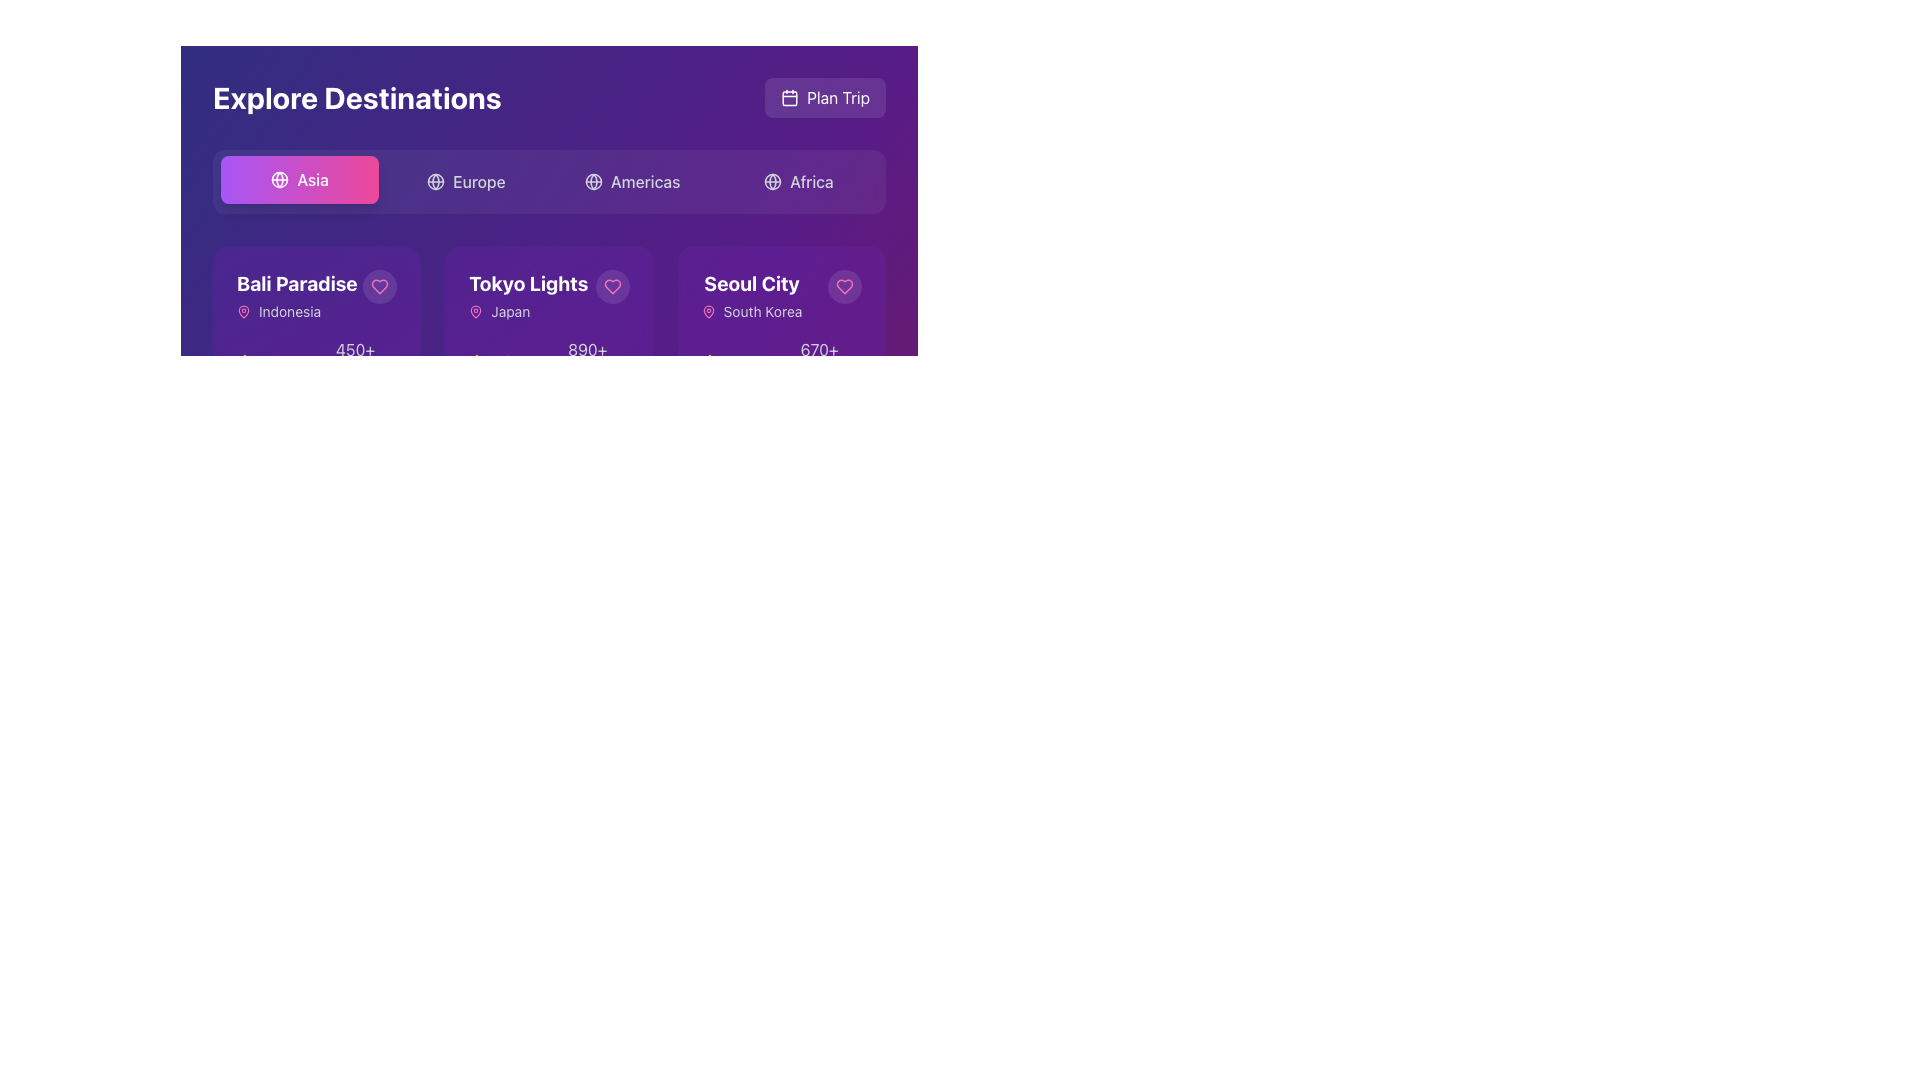 The height and width of the screenshot is (1080, 1920). I want to click on the textual display that shows the rating value for the 'Seoul City' destination, located to the right of the yellow star icon in the 'Explore Destinations' section, so click(732, 362).